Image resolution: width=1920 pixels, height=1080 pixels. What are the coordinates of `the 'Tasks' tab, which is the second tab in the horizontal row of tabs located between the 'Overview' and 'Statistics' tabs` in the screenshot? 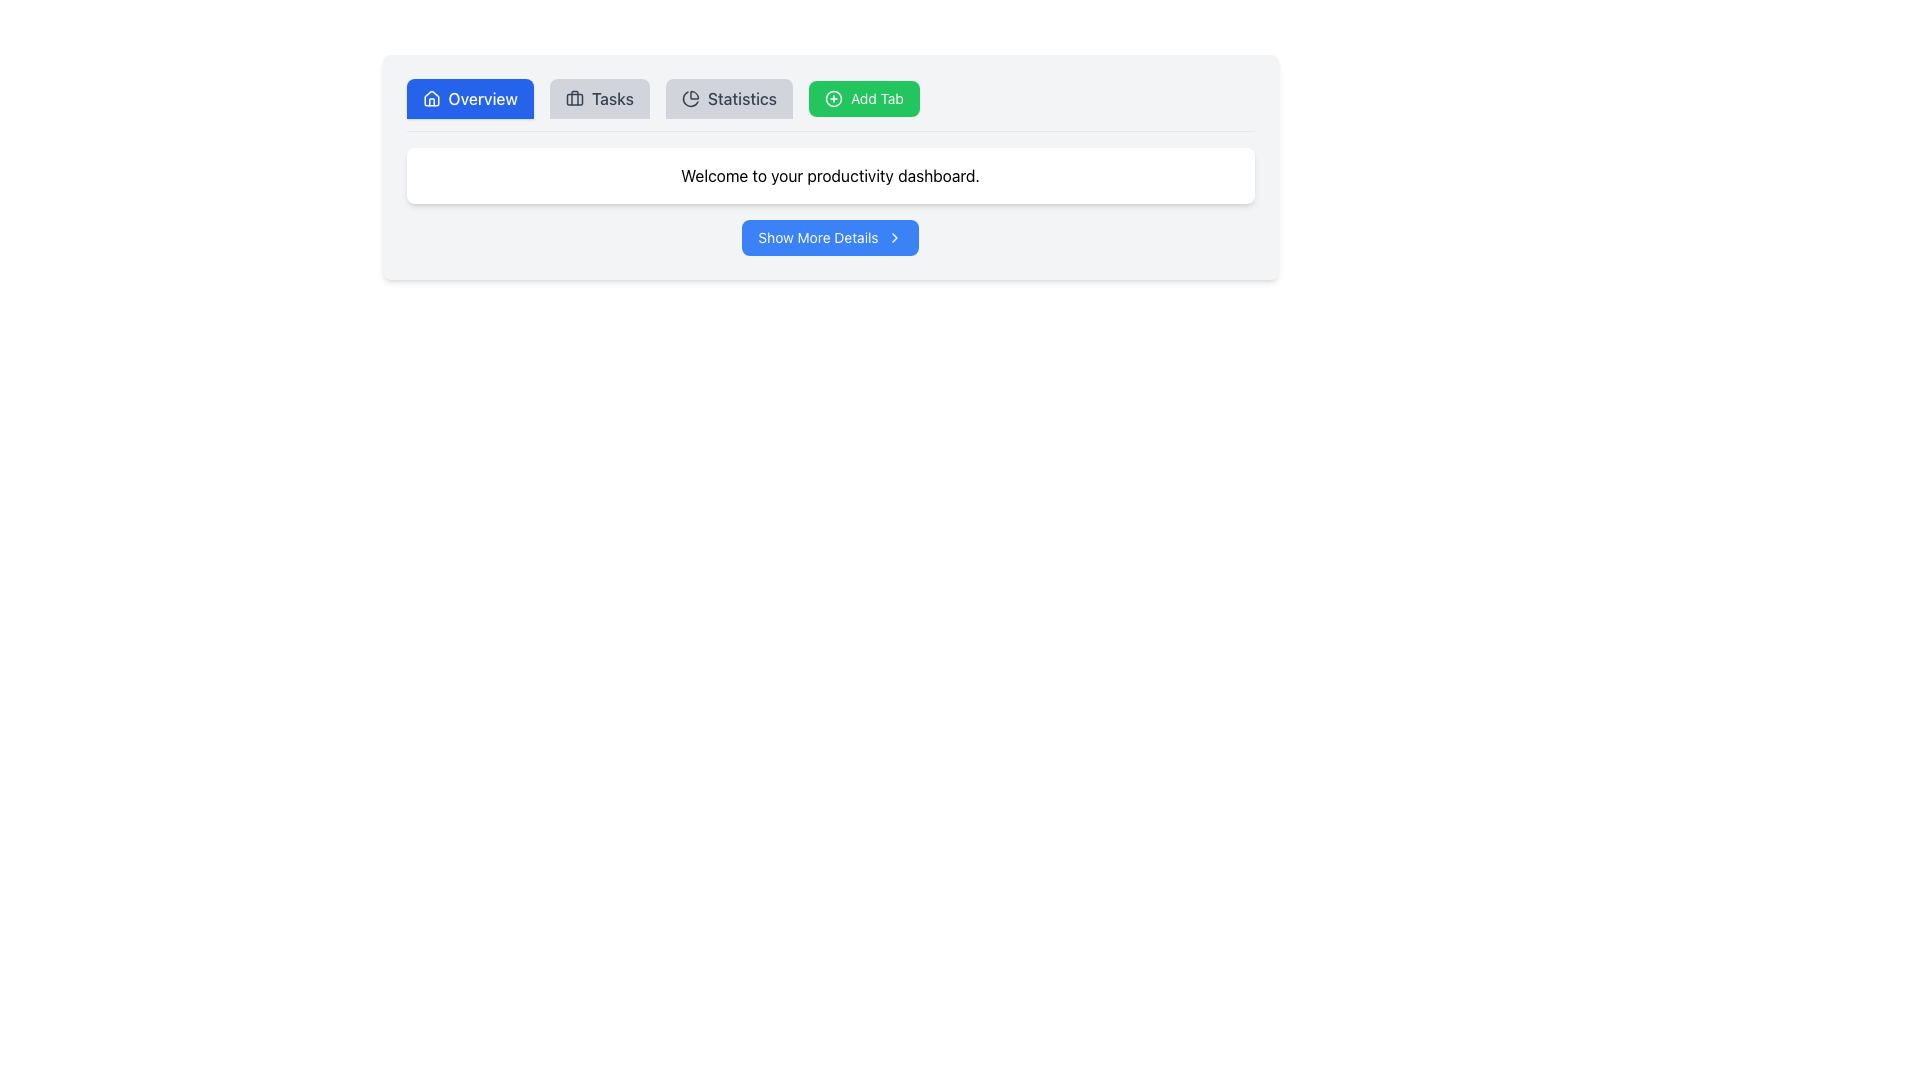 It's located at (598, 99).